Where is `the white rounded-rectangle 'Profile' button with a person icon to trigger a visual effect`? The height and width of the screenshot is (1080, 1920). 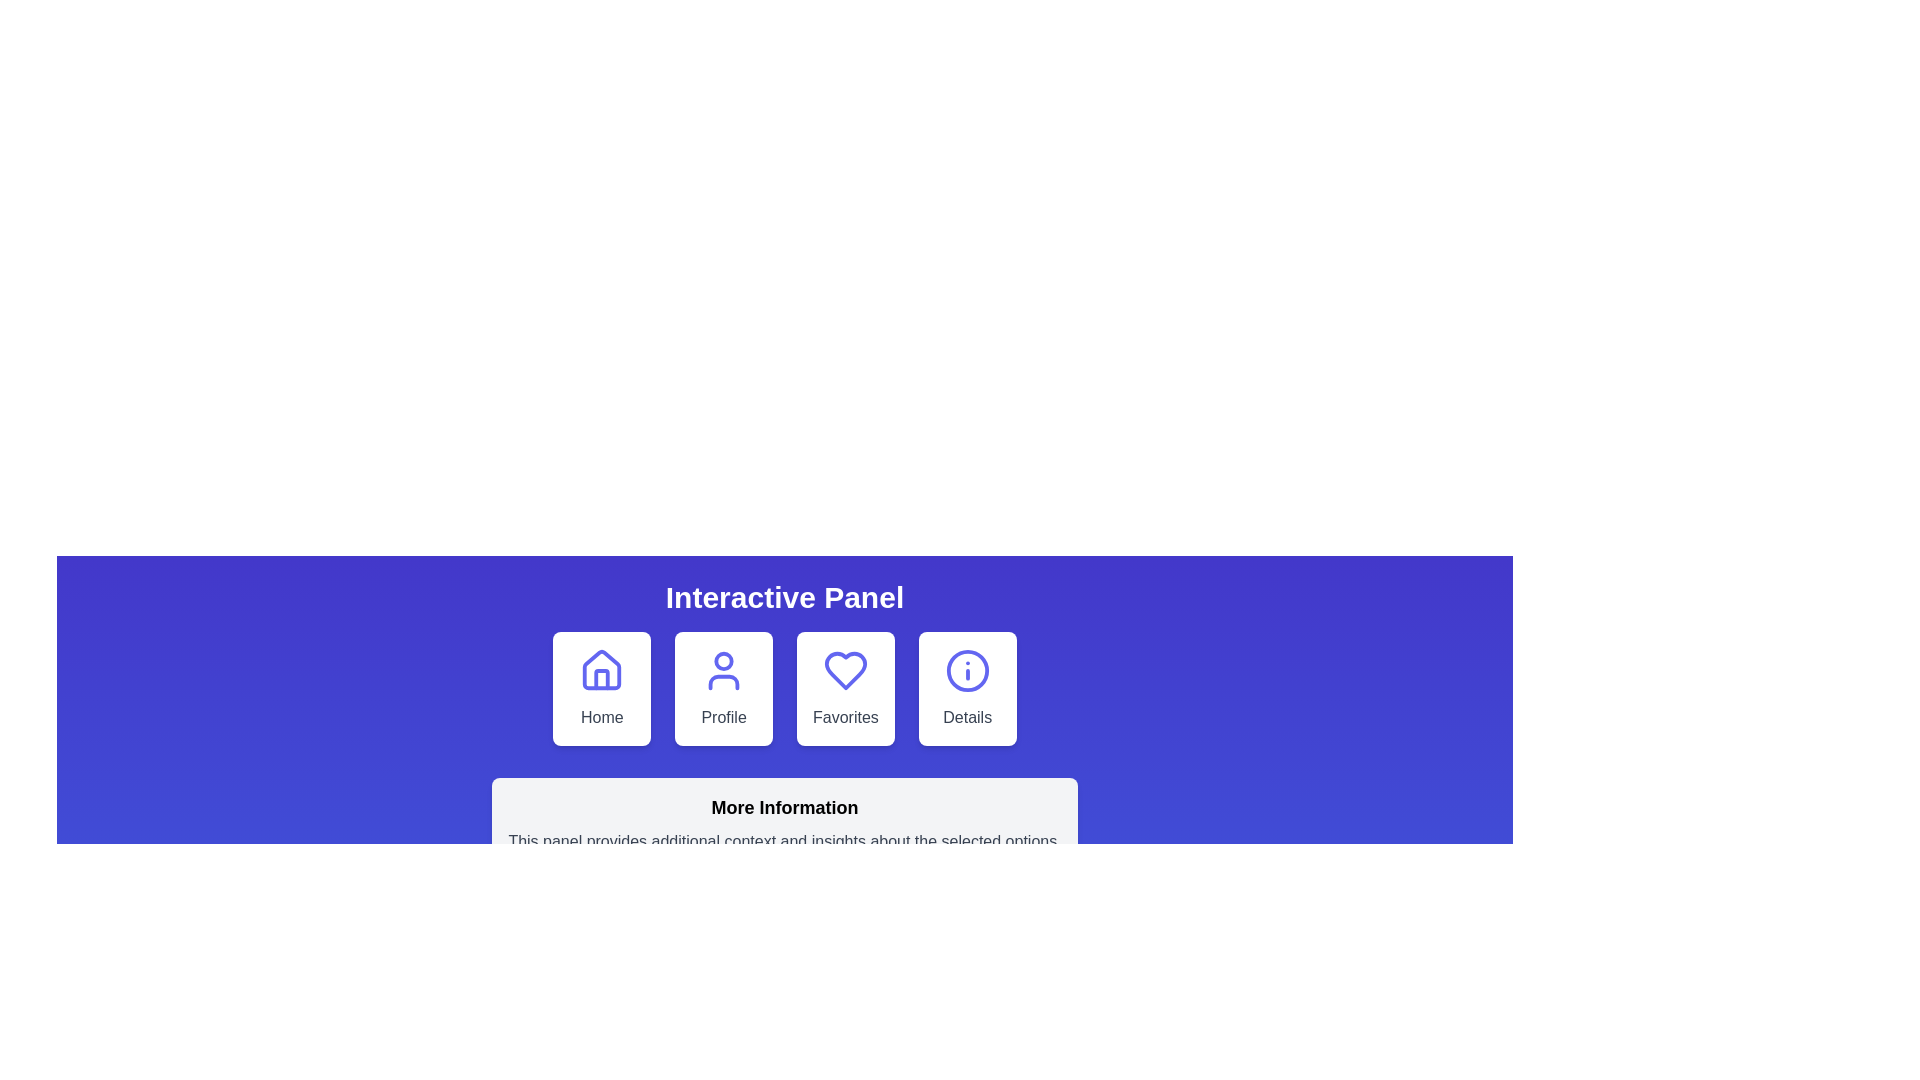
the white rounded-rectangle 'Profile' button with a person icon to trigger a visual effect is located at coordinates (723, 688).